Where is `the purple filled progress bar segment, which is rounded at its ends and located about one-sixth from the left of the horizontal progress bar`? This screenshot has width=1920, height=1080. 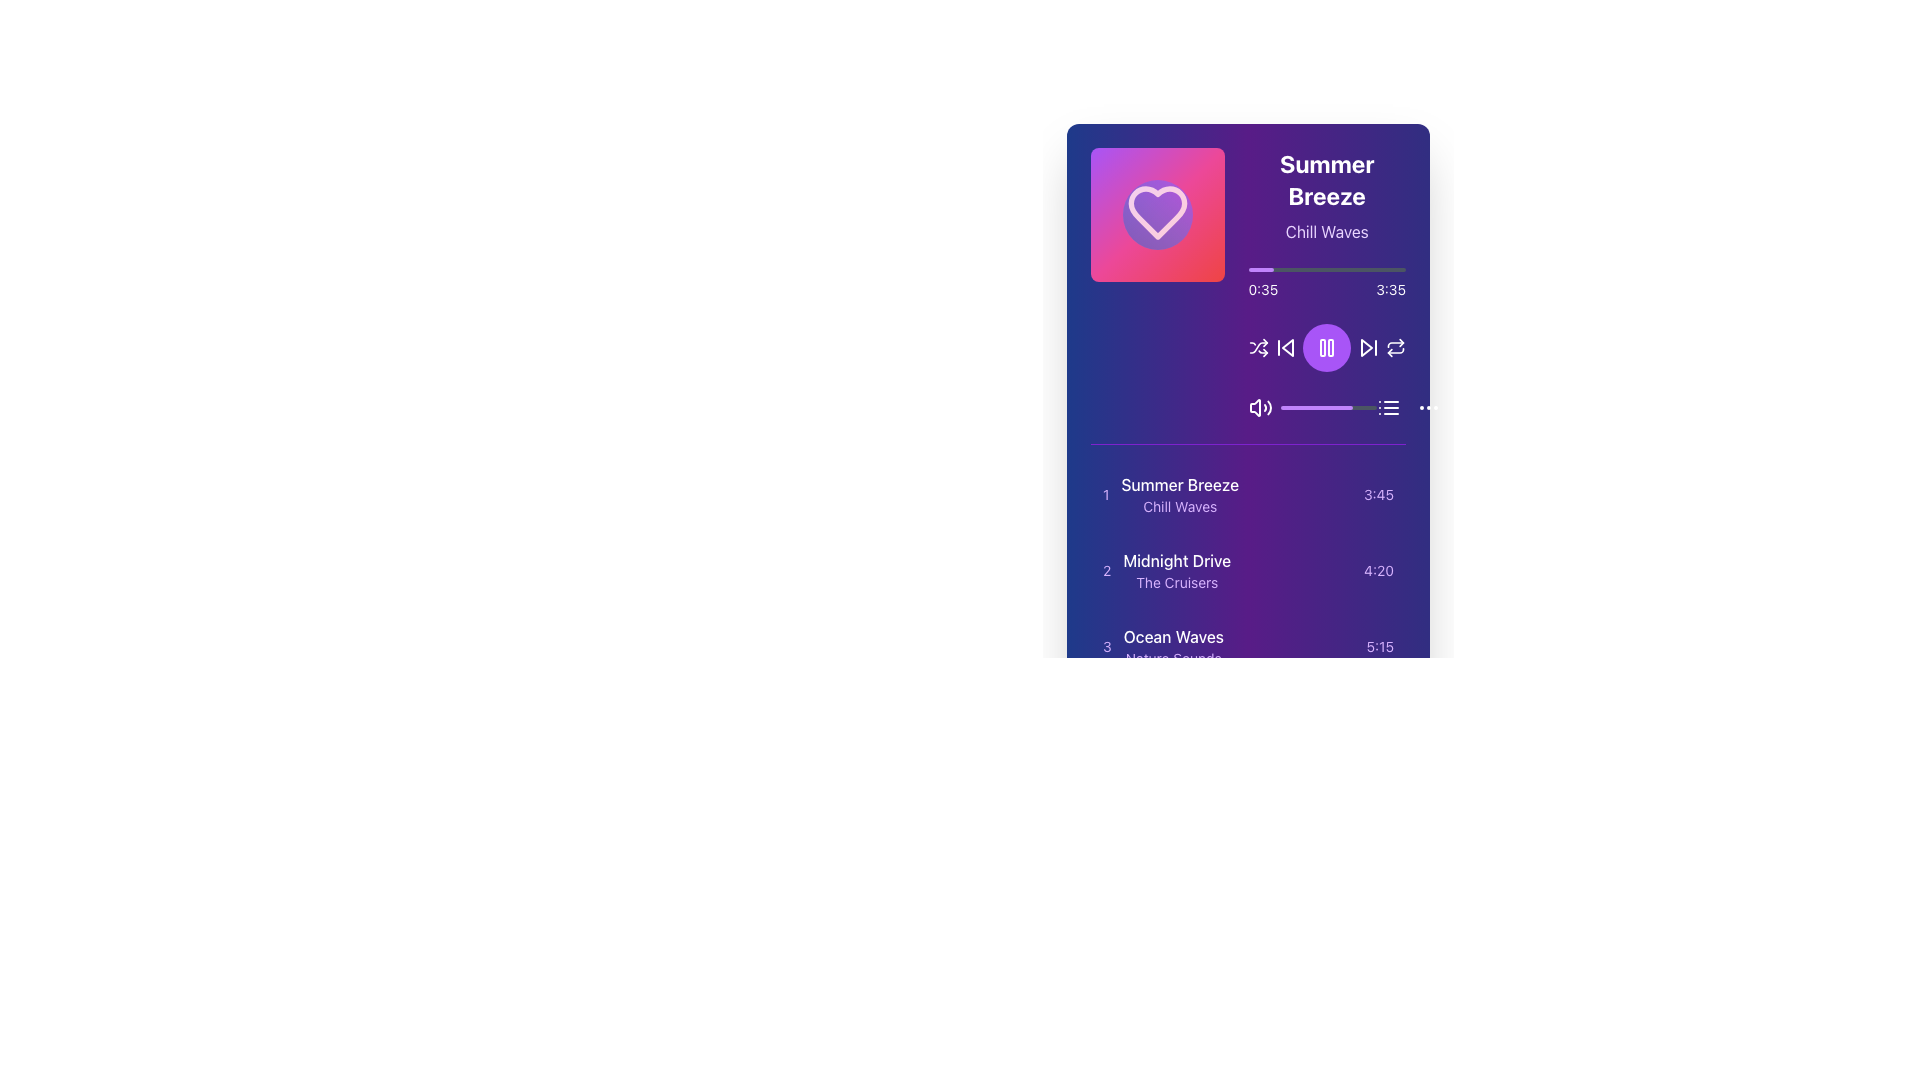 the purple filled progress bar segment, which is rounded at its ends and located about one-sixth from the left of the horizontal progress bar is located at coordinates (1260, 270).